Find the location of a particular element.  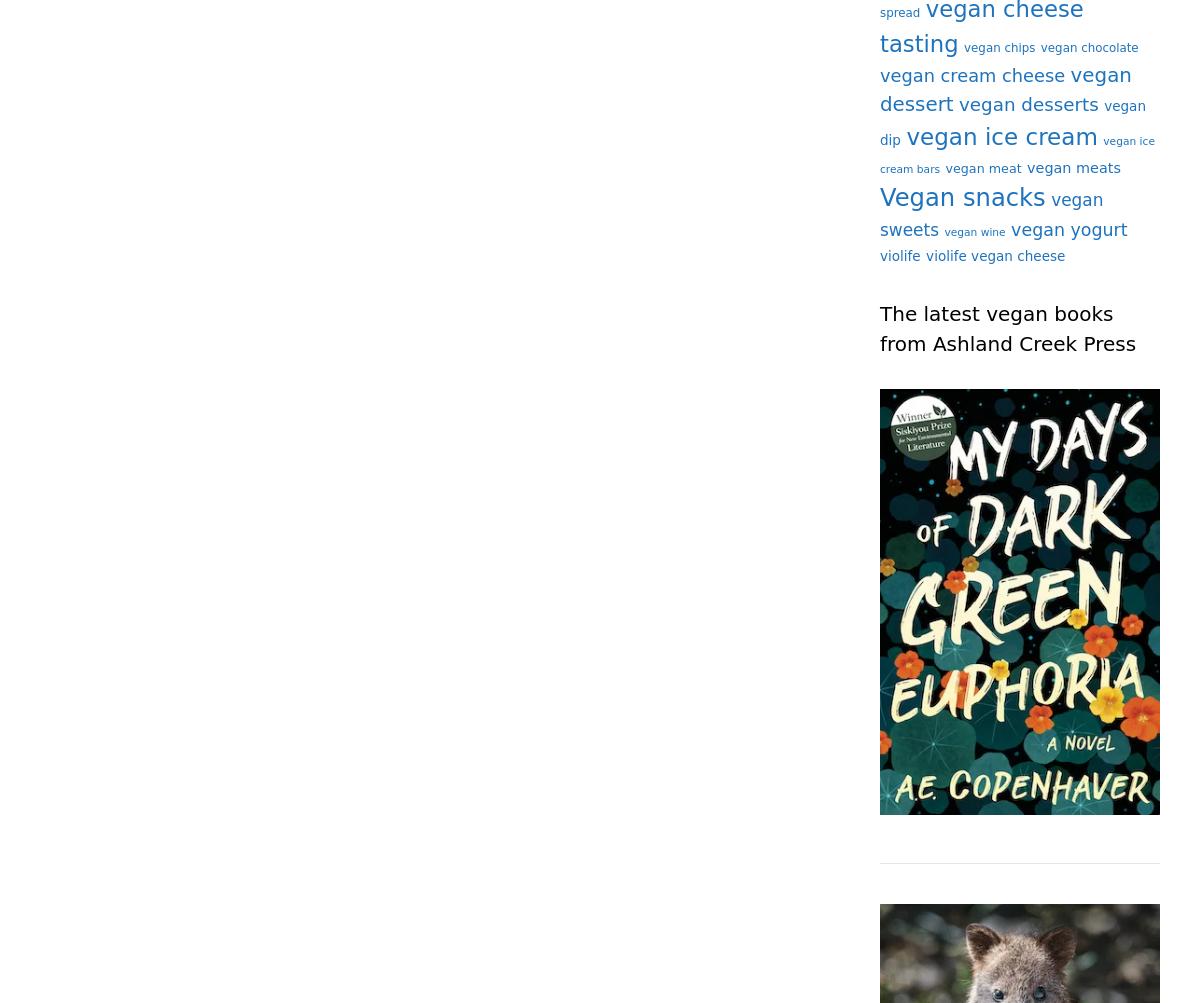

'vegan chocolate' is located at coordinates (1040, 47).